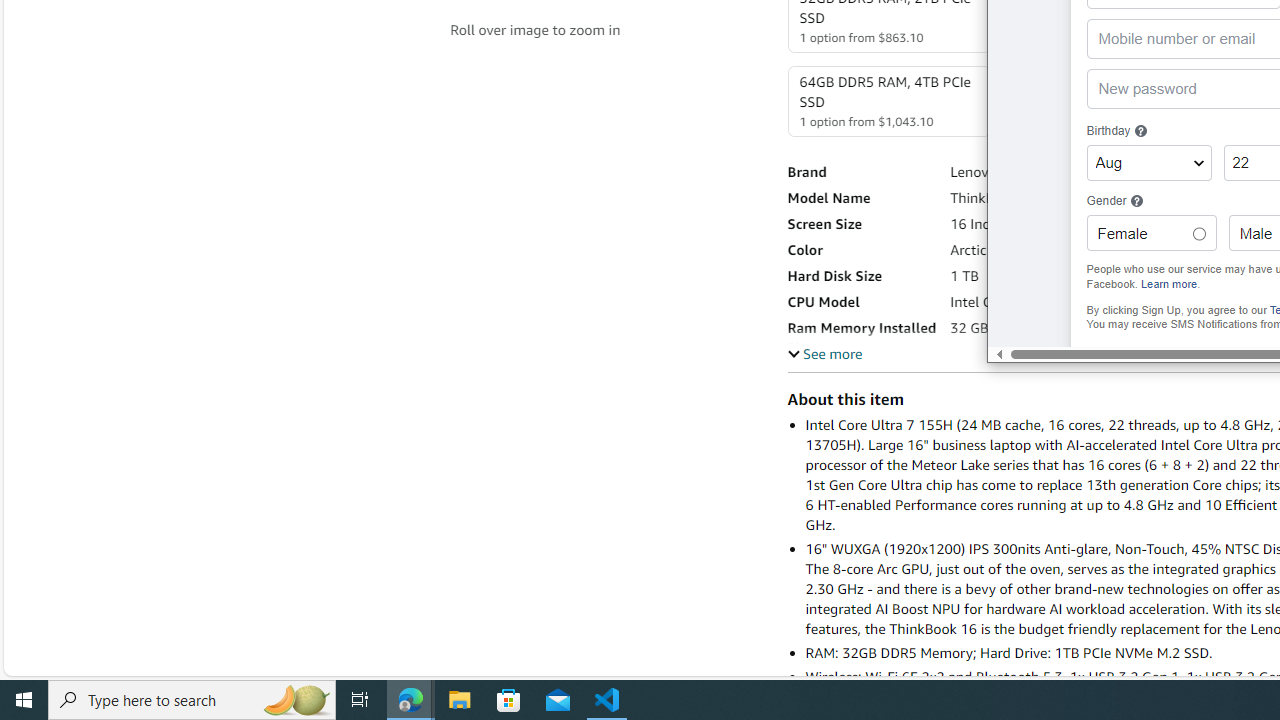 This screenshot has width=1280, height=720. I want to click on 'Female', so click(1198, 233).